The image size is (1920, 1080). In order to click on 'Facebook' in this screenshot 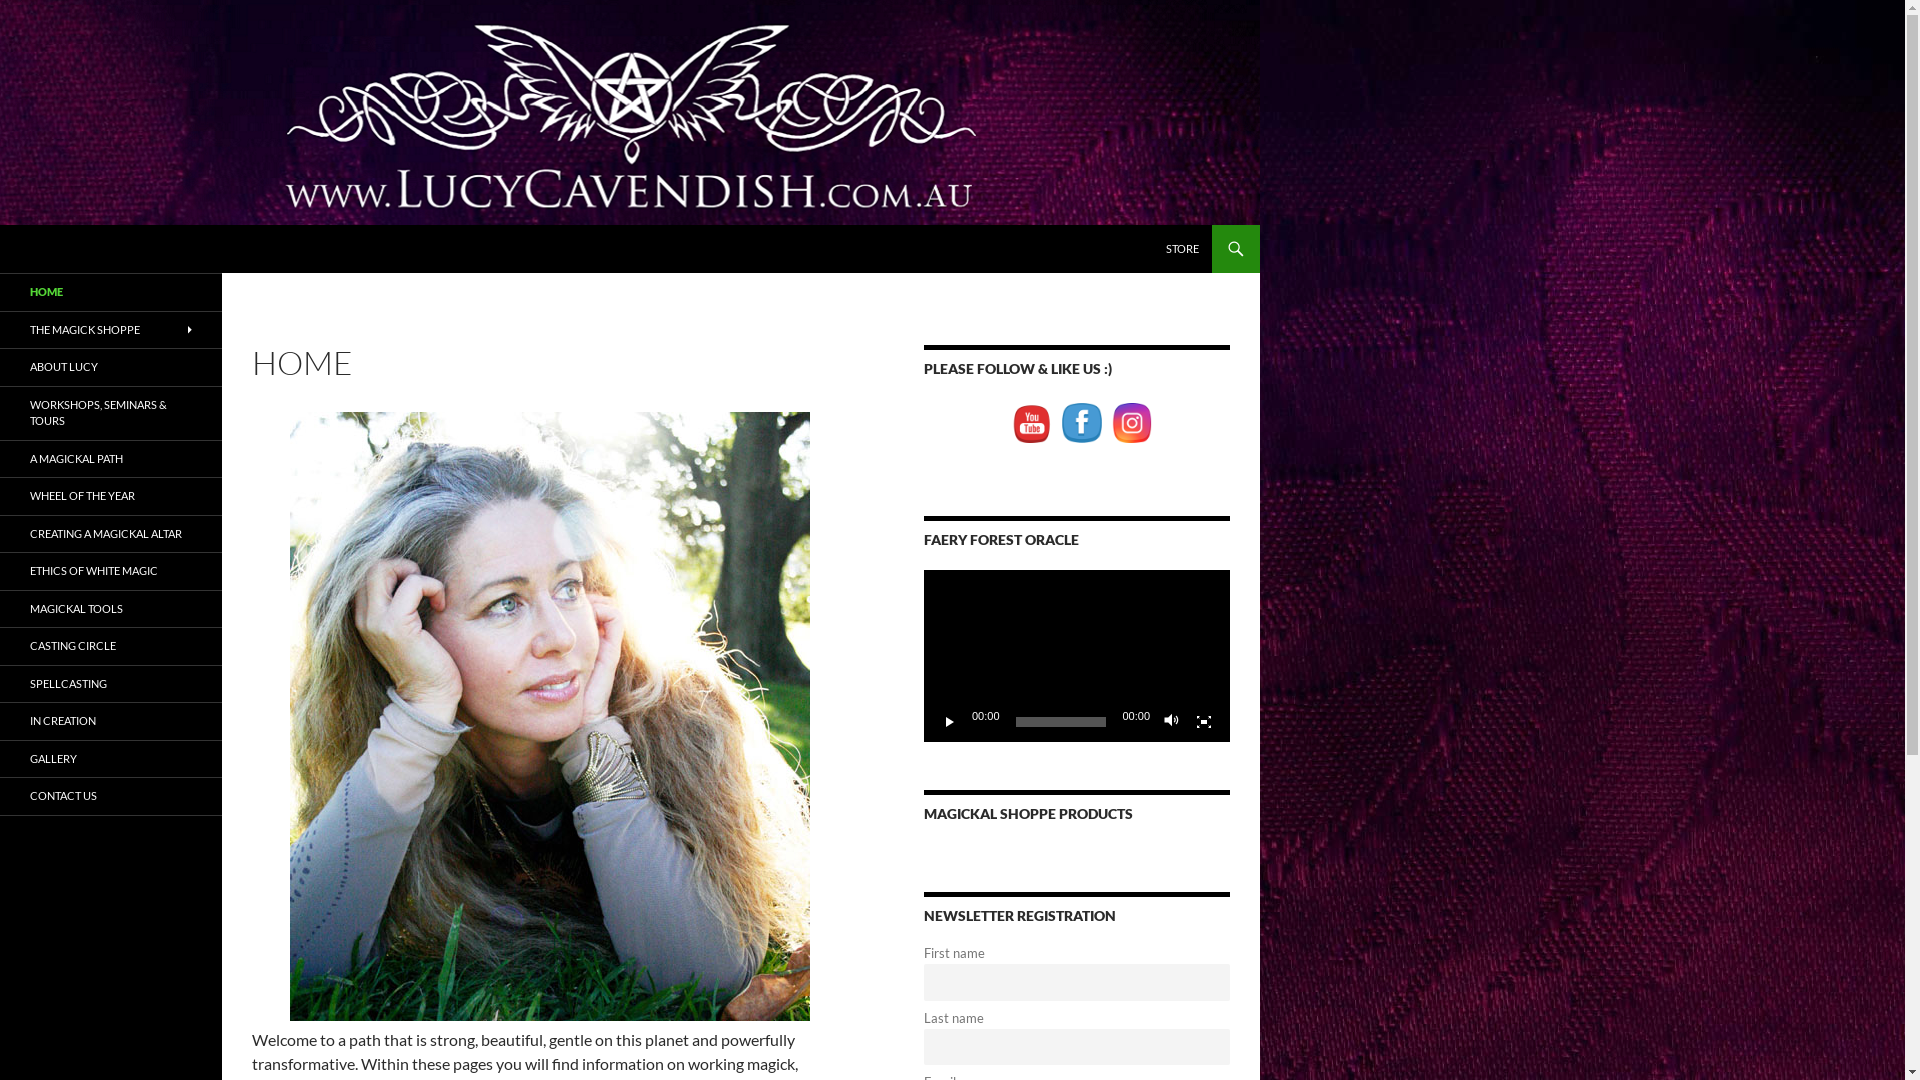, I will do `click(1080, 422)`.